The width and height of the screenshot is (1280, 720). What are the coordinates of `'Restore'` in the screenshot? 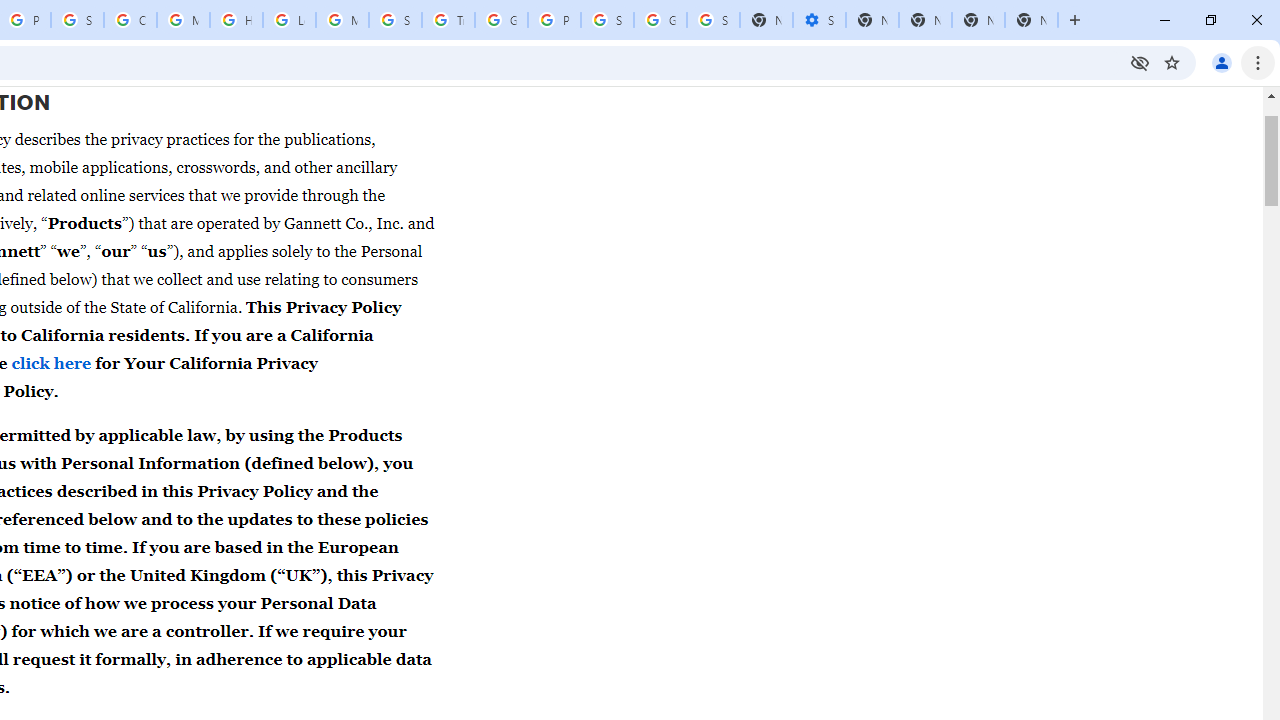 It's located at (1209, 20).